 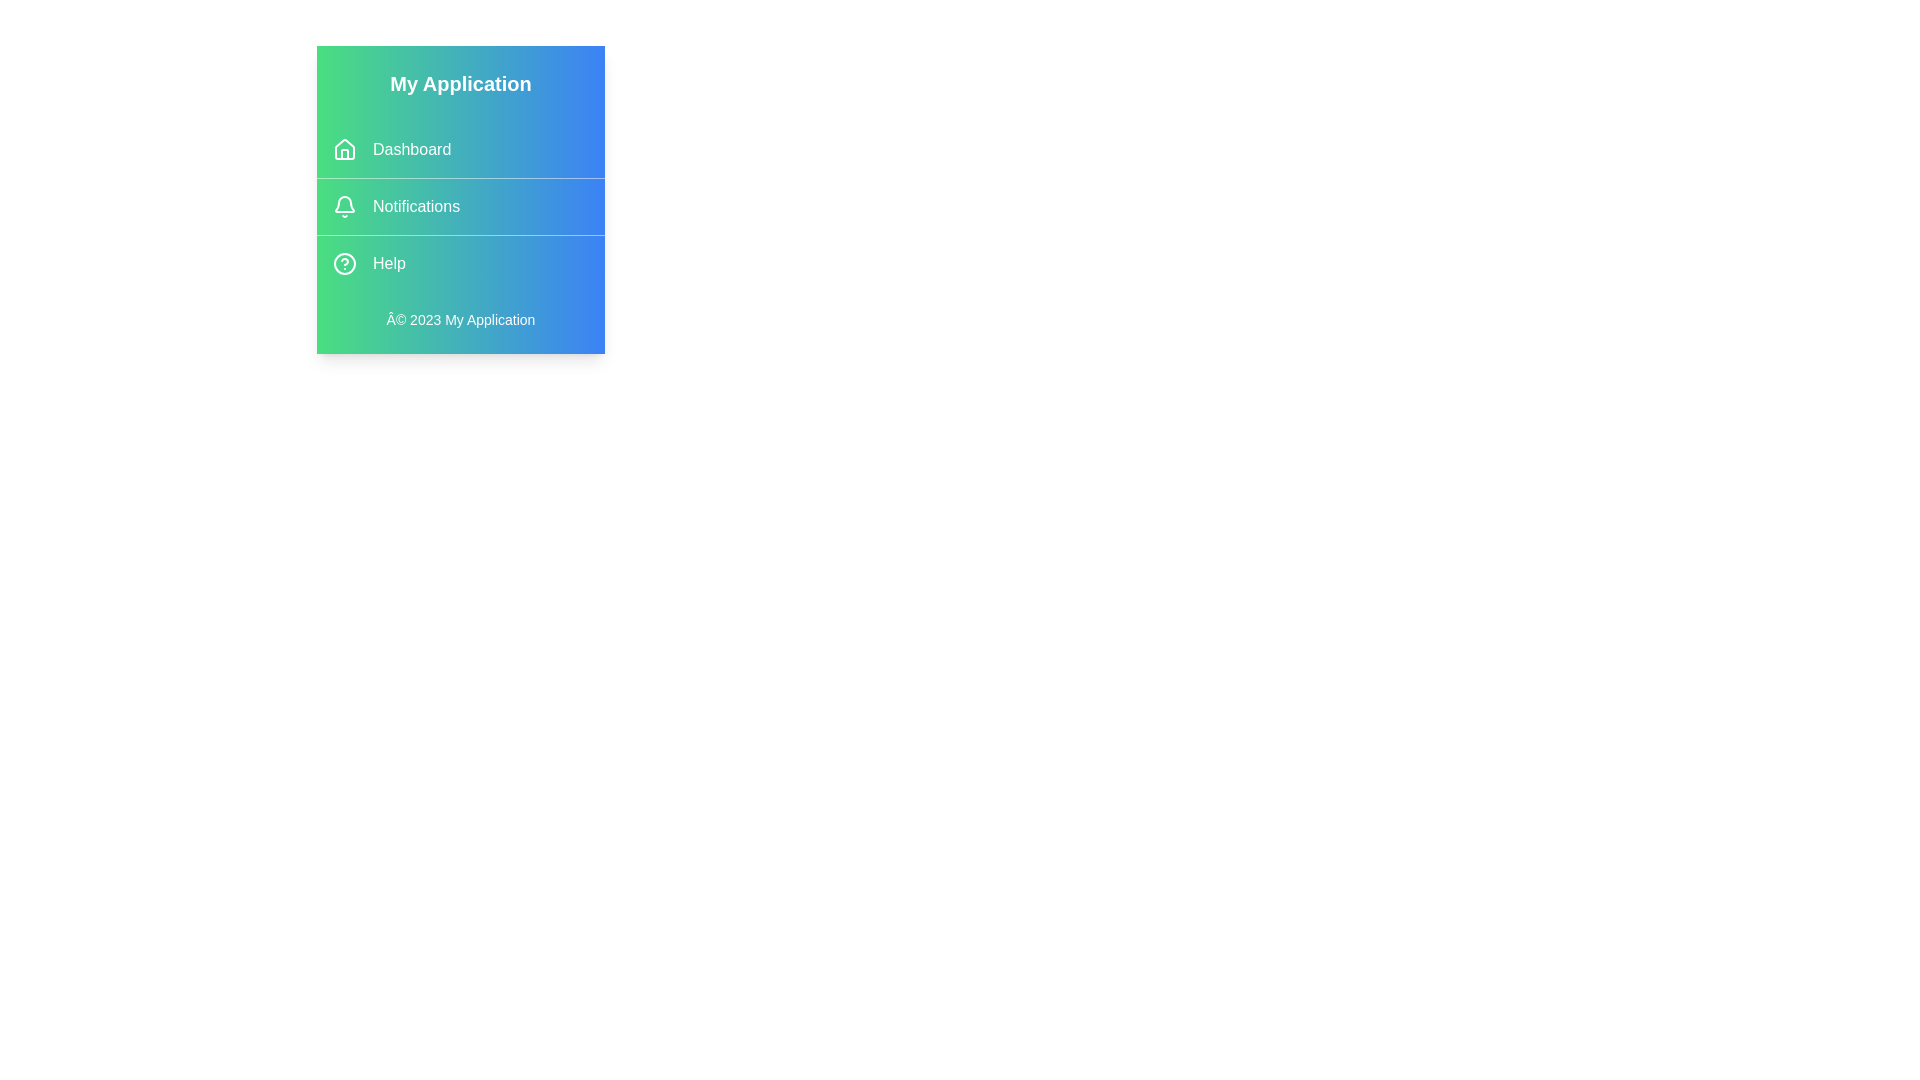 What do you see at coordinates (459, 207) in the screenshot?
I see `the Notifications menu item to navigate to its section` at bounding box center [459, 207].